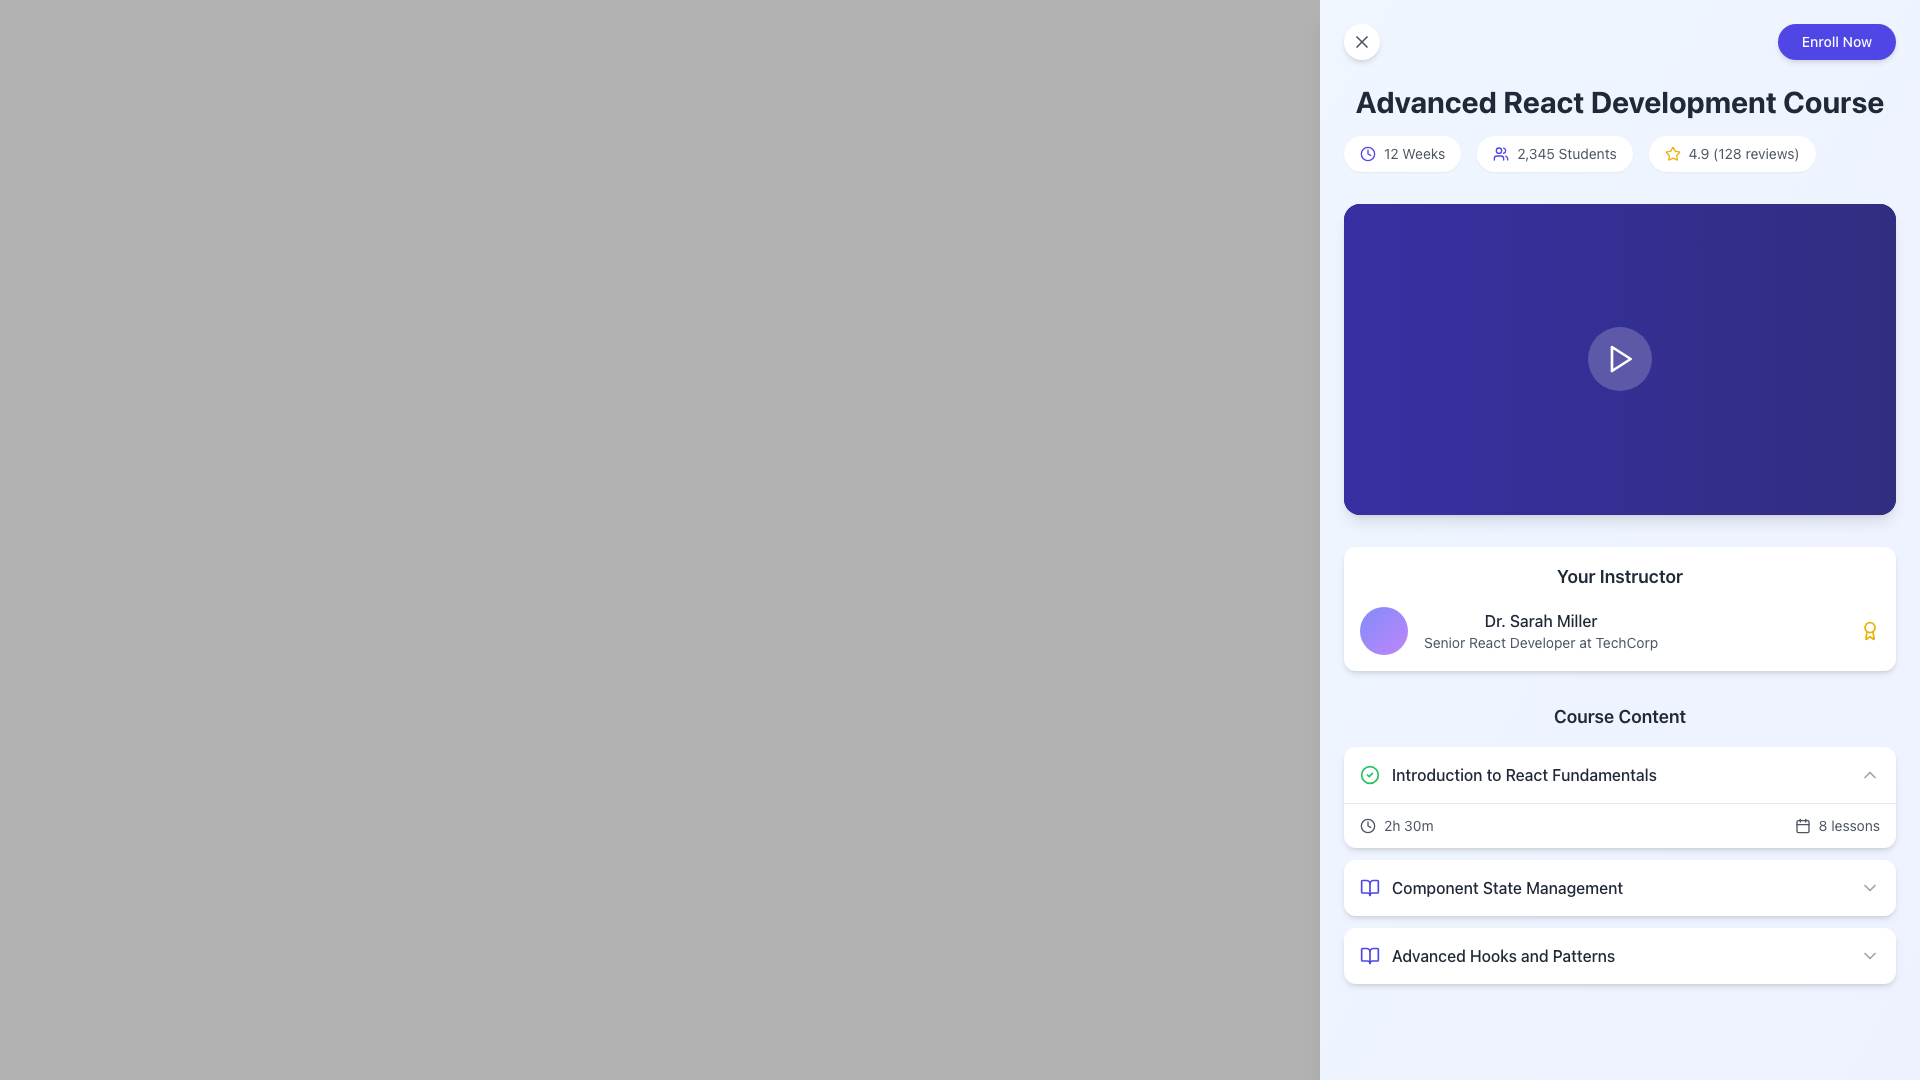  Describe the element at coordinates (1836, 42) in the screenshot. I see `the 'Enroll Now' button, which is a rounded button with white text on an indigo background, located in the top-right corner of the layout section` at that location.